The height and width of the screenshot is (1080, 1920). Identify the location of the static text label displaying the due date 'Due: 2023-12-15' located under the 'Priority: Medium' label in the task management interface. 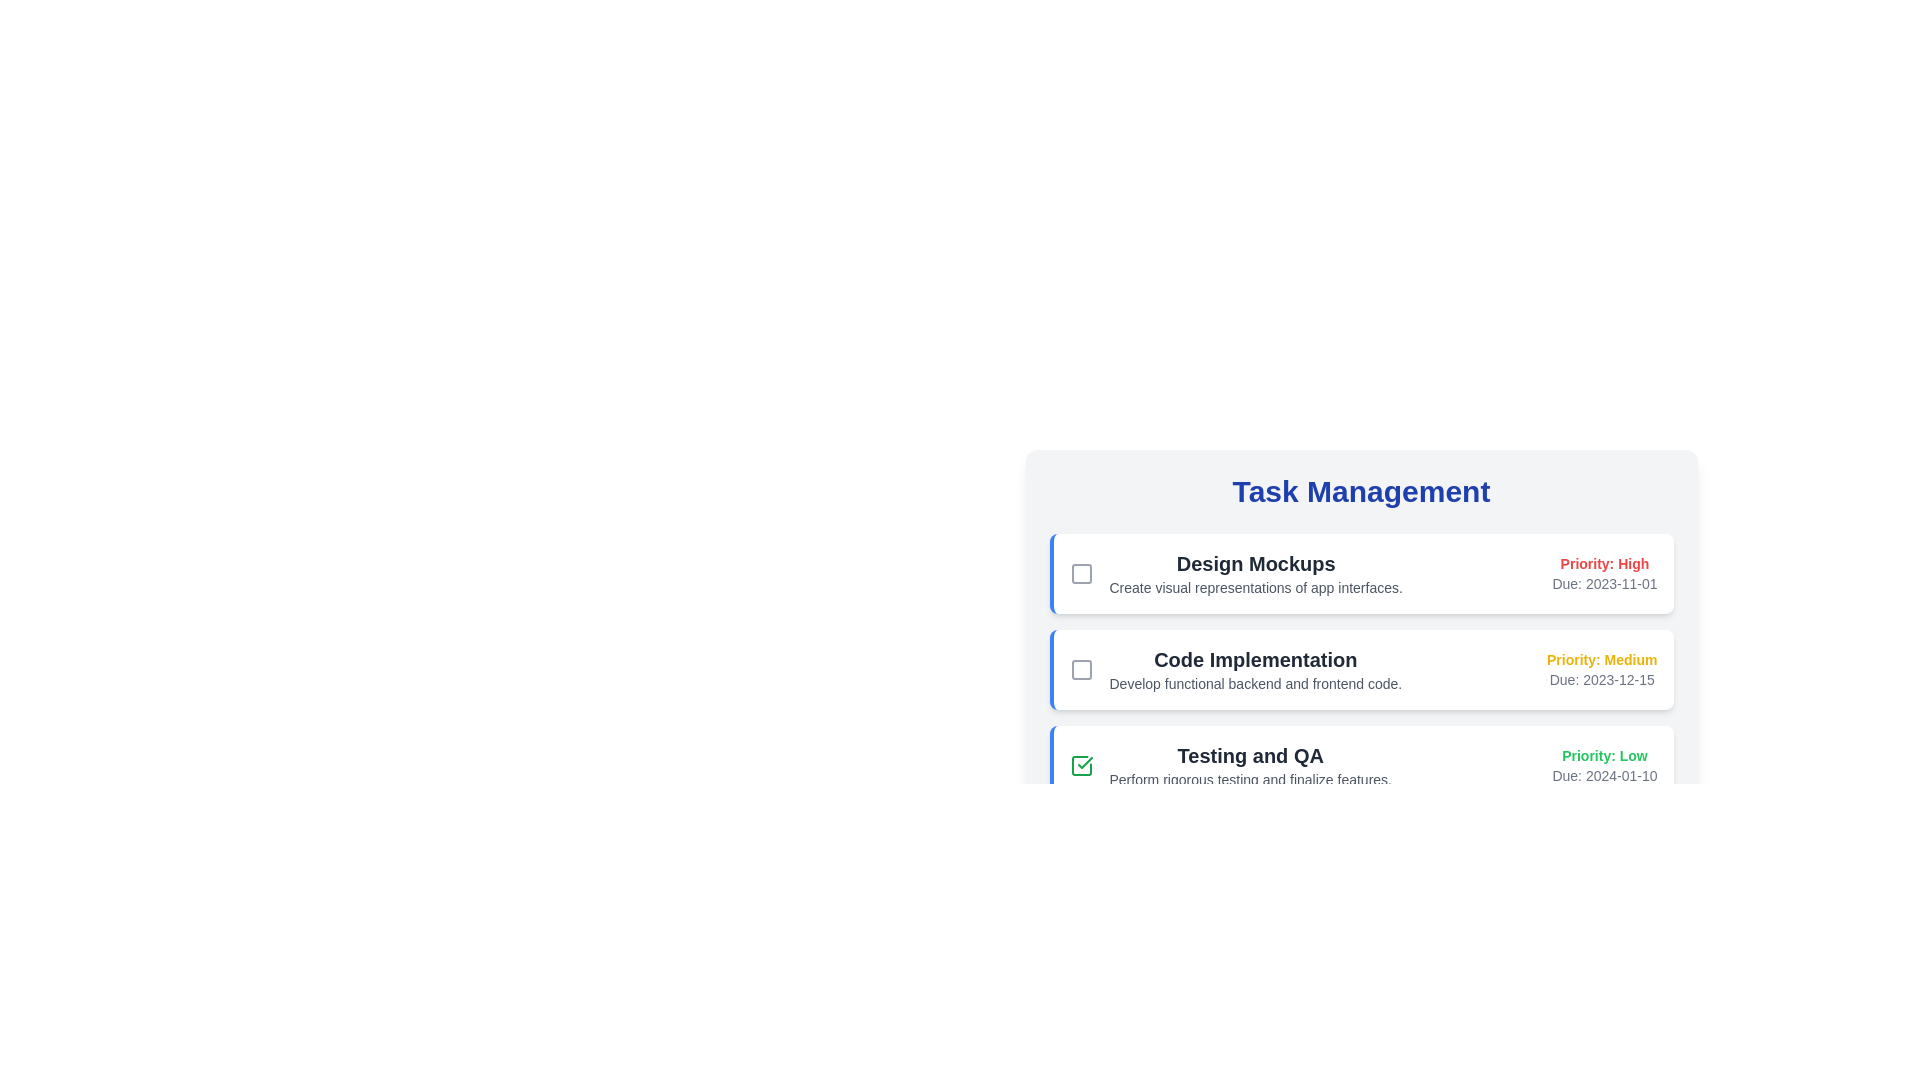
(1602, 678).